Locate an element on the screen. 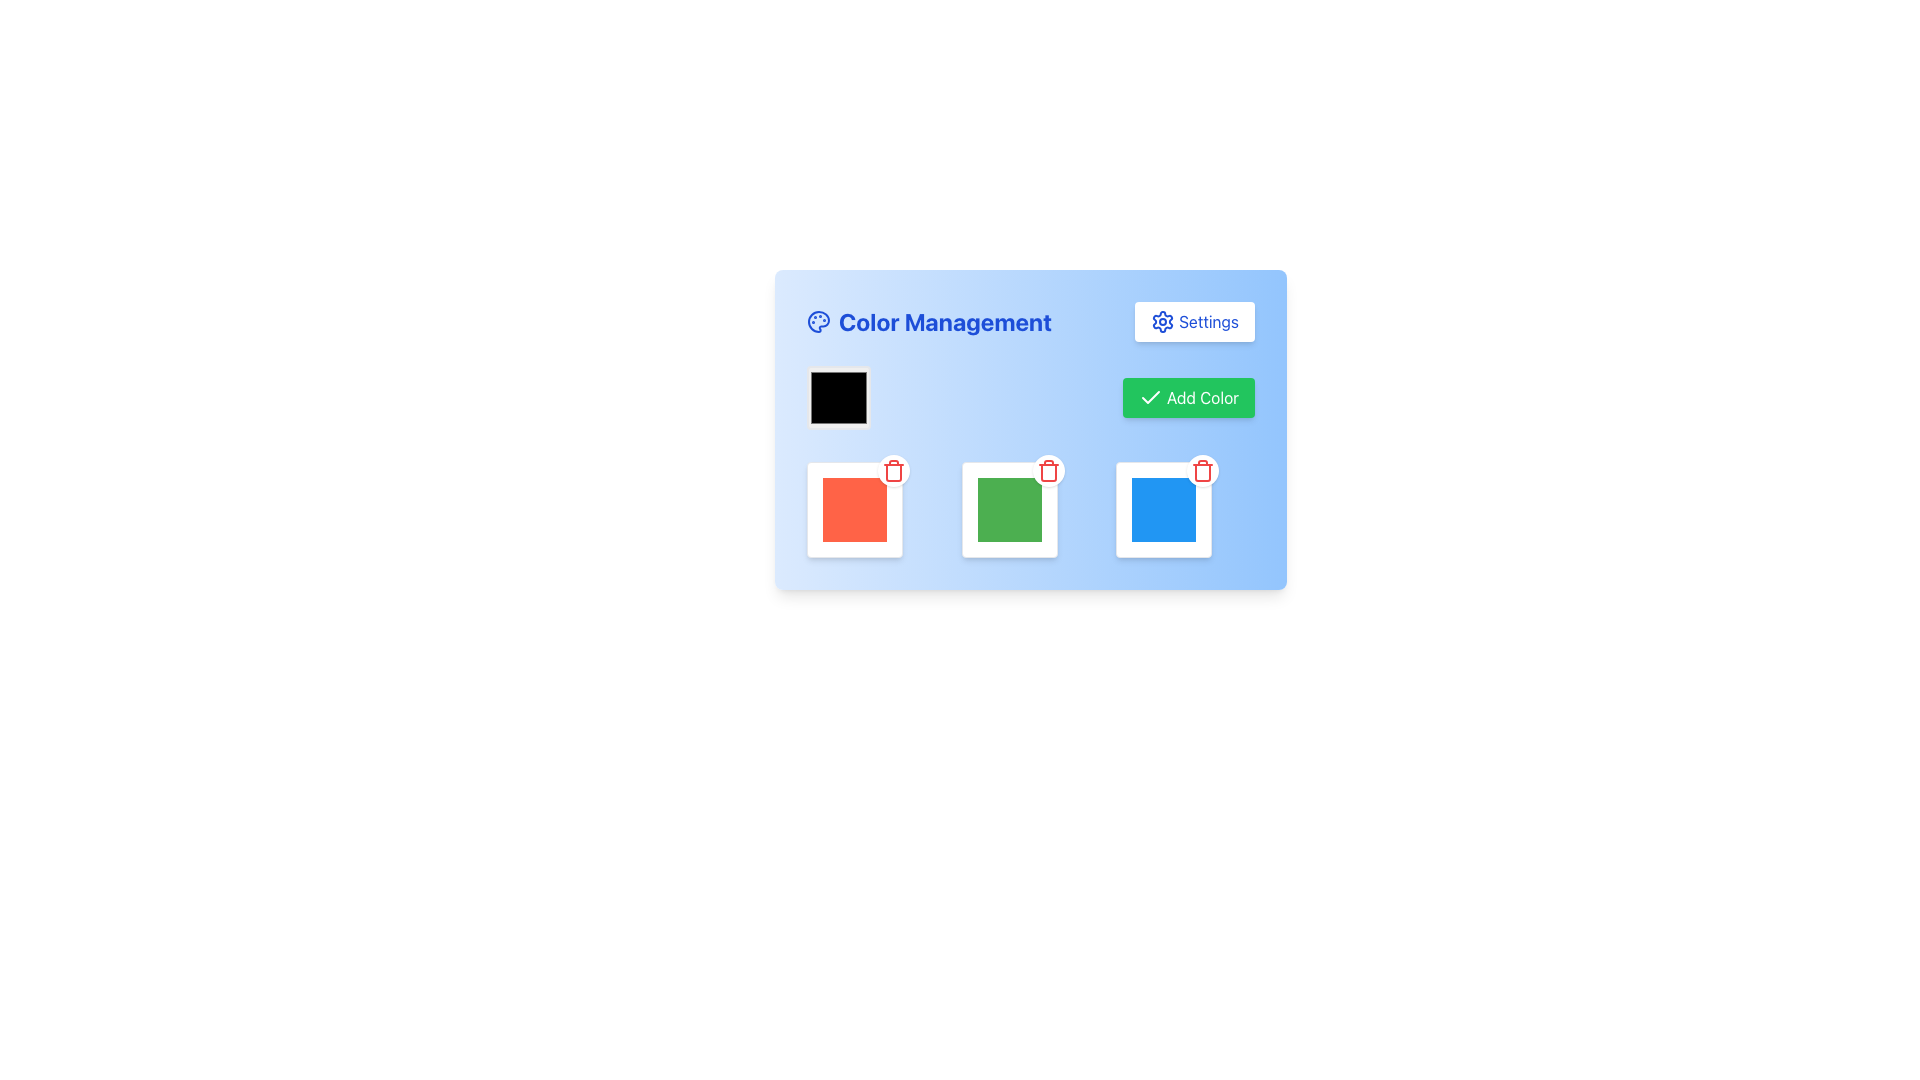 The height and width of the screenshot is (1080, 1920). the confirmation icon located within the 'Add Color' button in the top-right section of the 'Color Management' card is located at coordinates (1150, 397).